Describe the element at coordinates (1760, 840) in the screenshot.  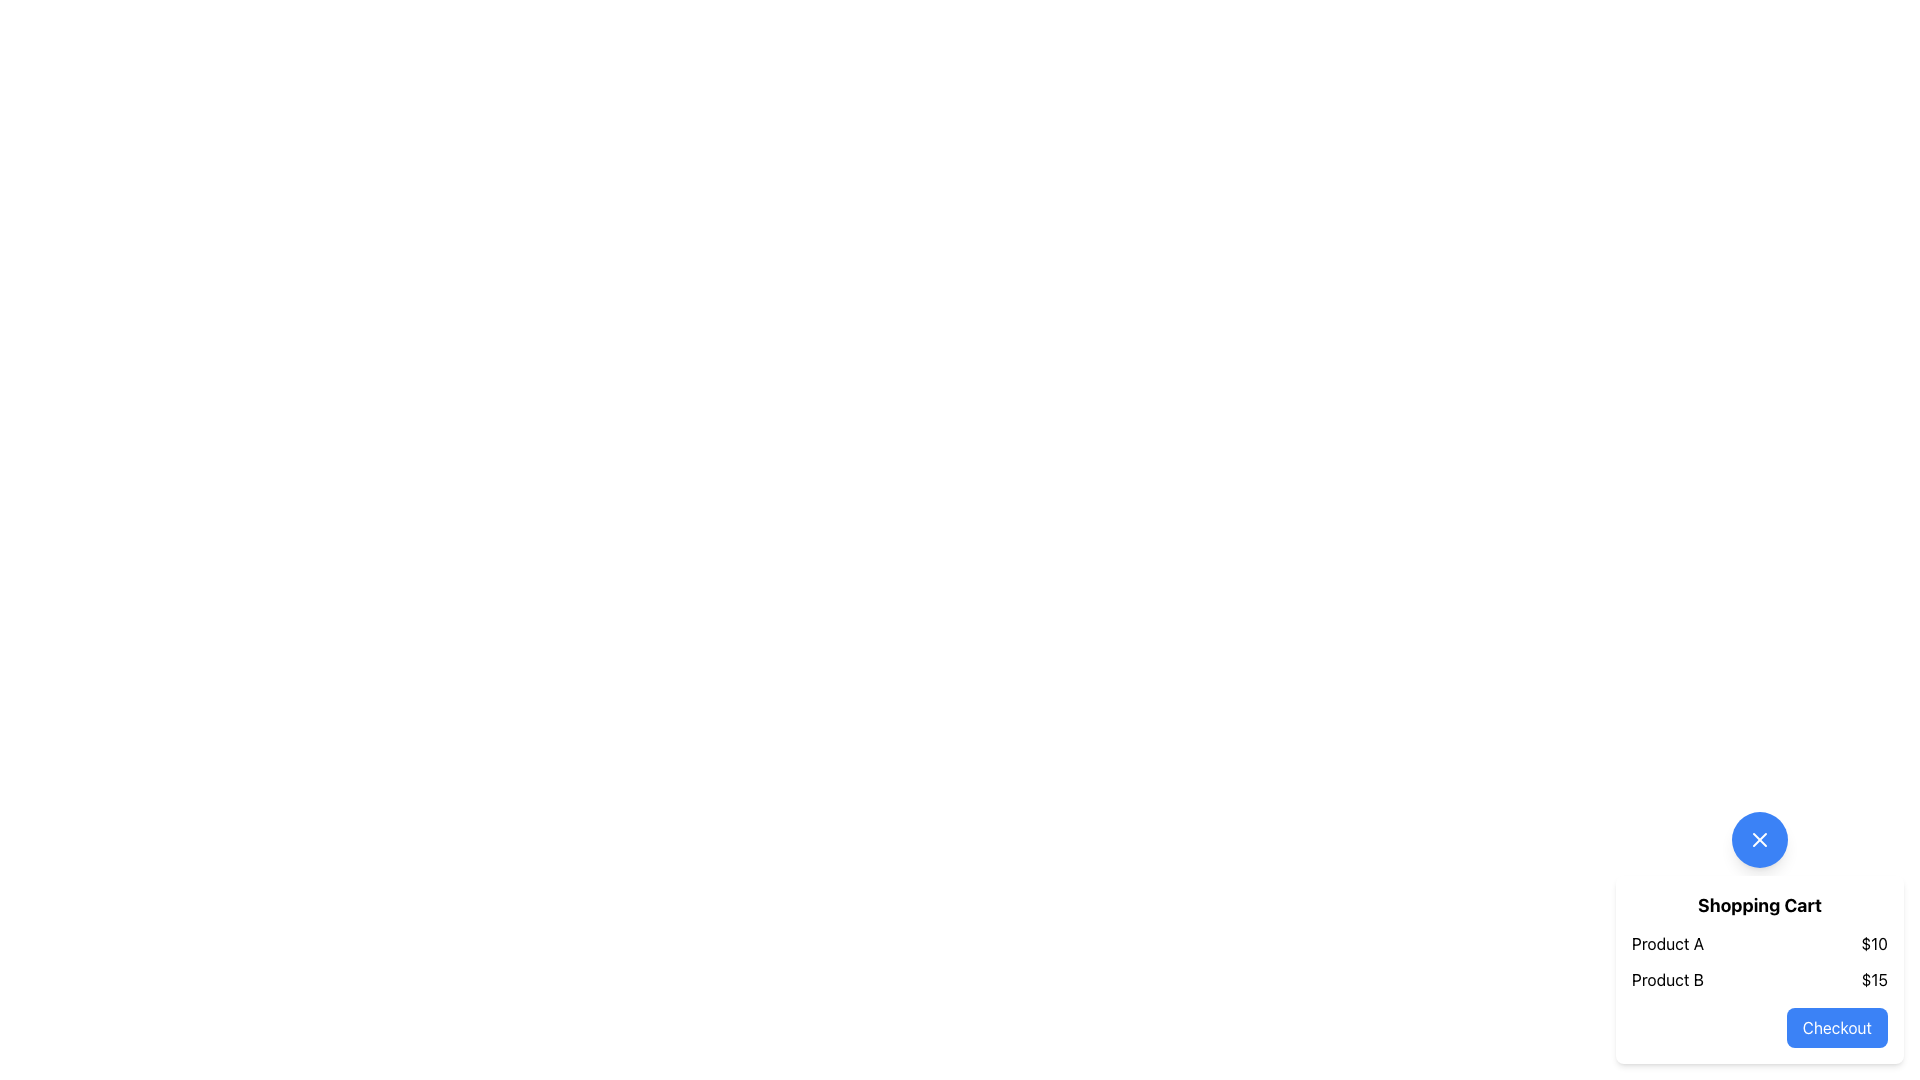
I see `the Close Icon, which is a graphical cross mark within a blue circular button above the shopping cart display` at that location.